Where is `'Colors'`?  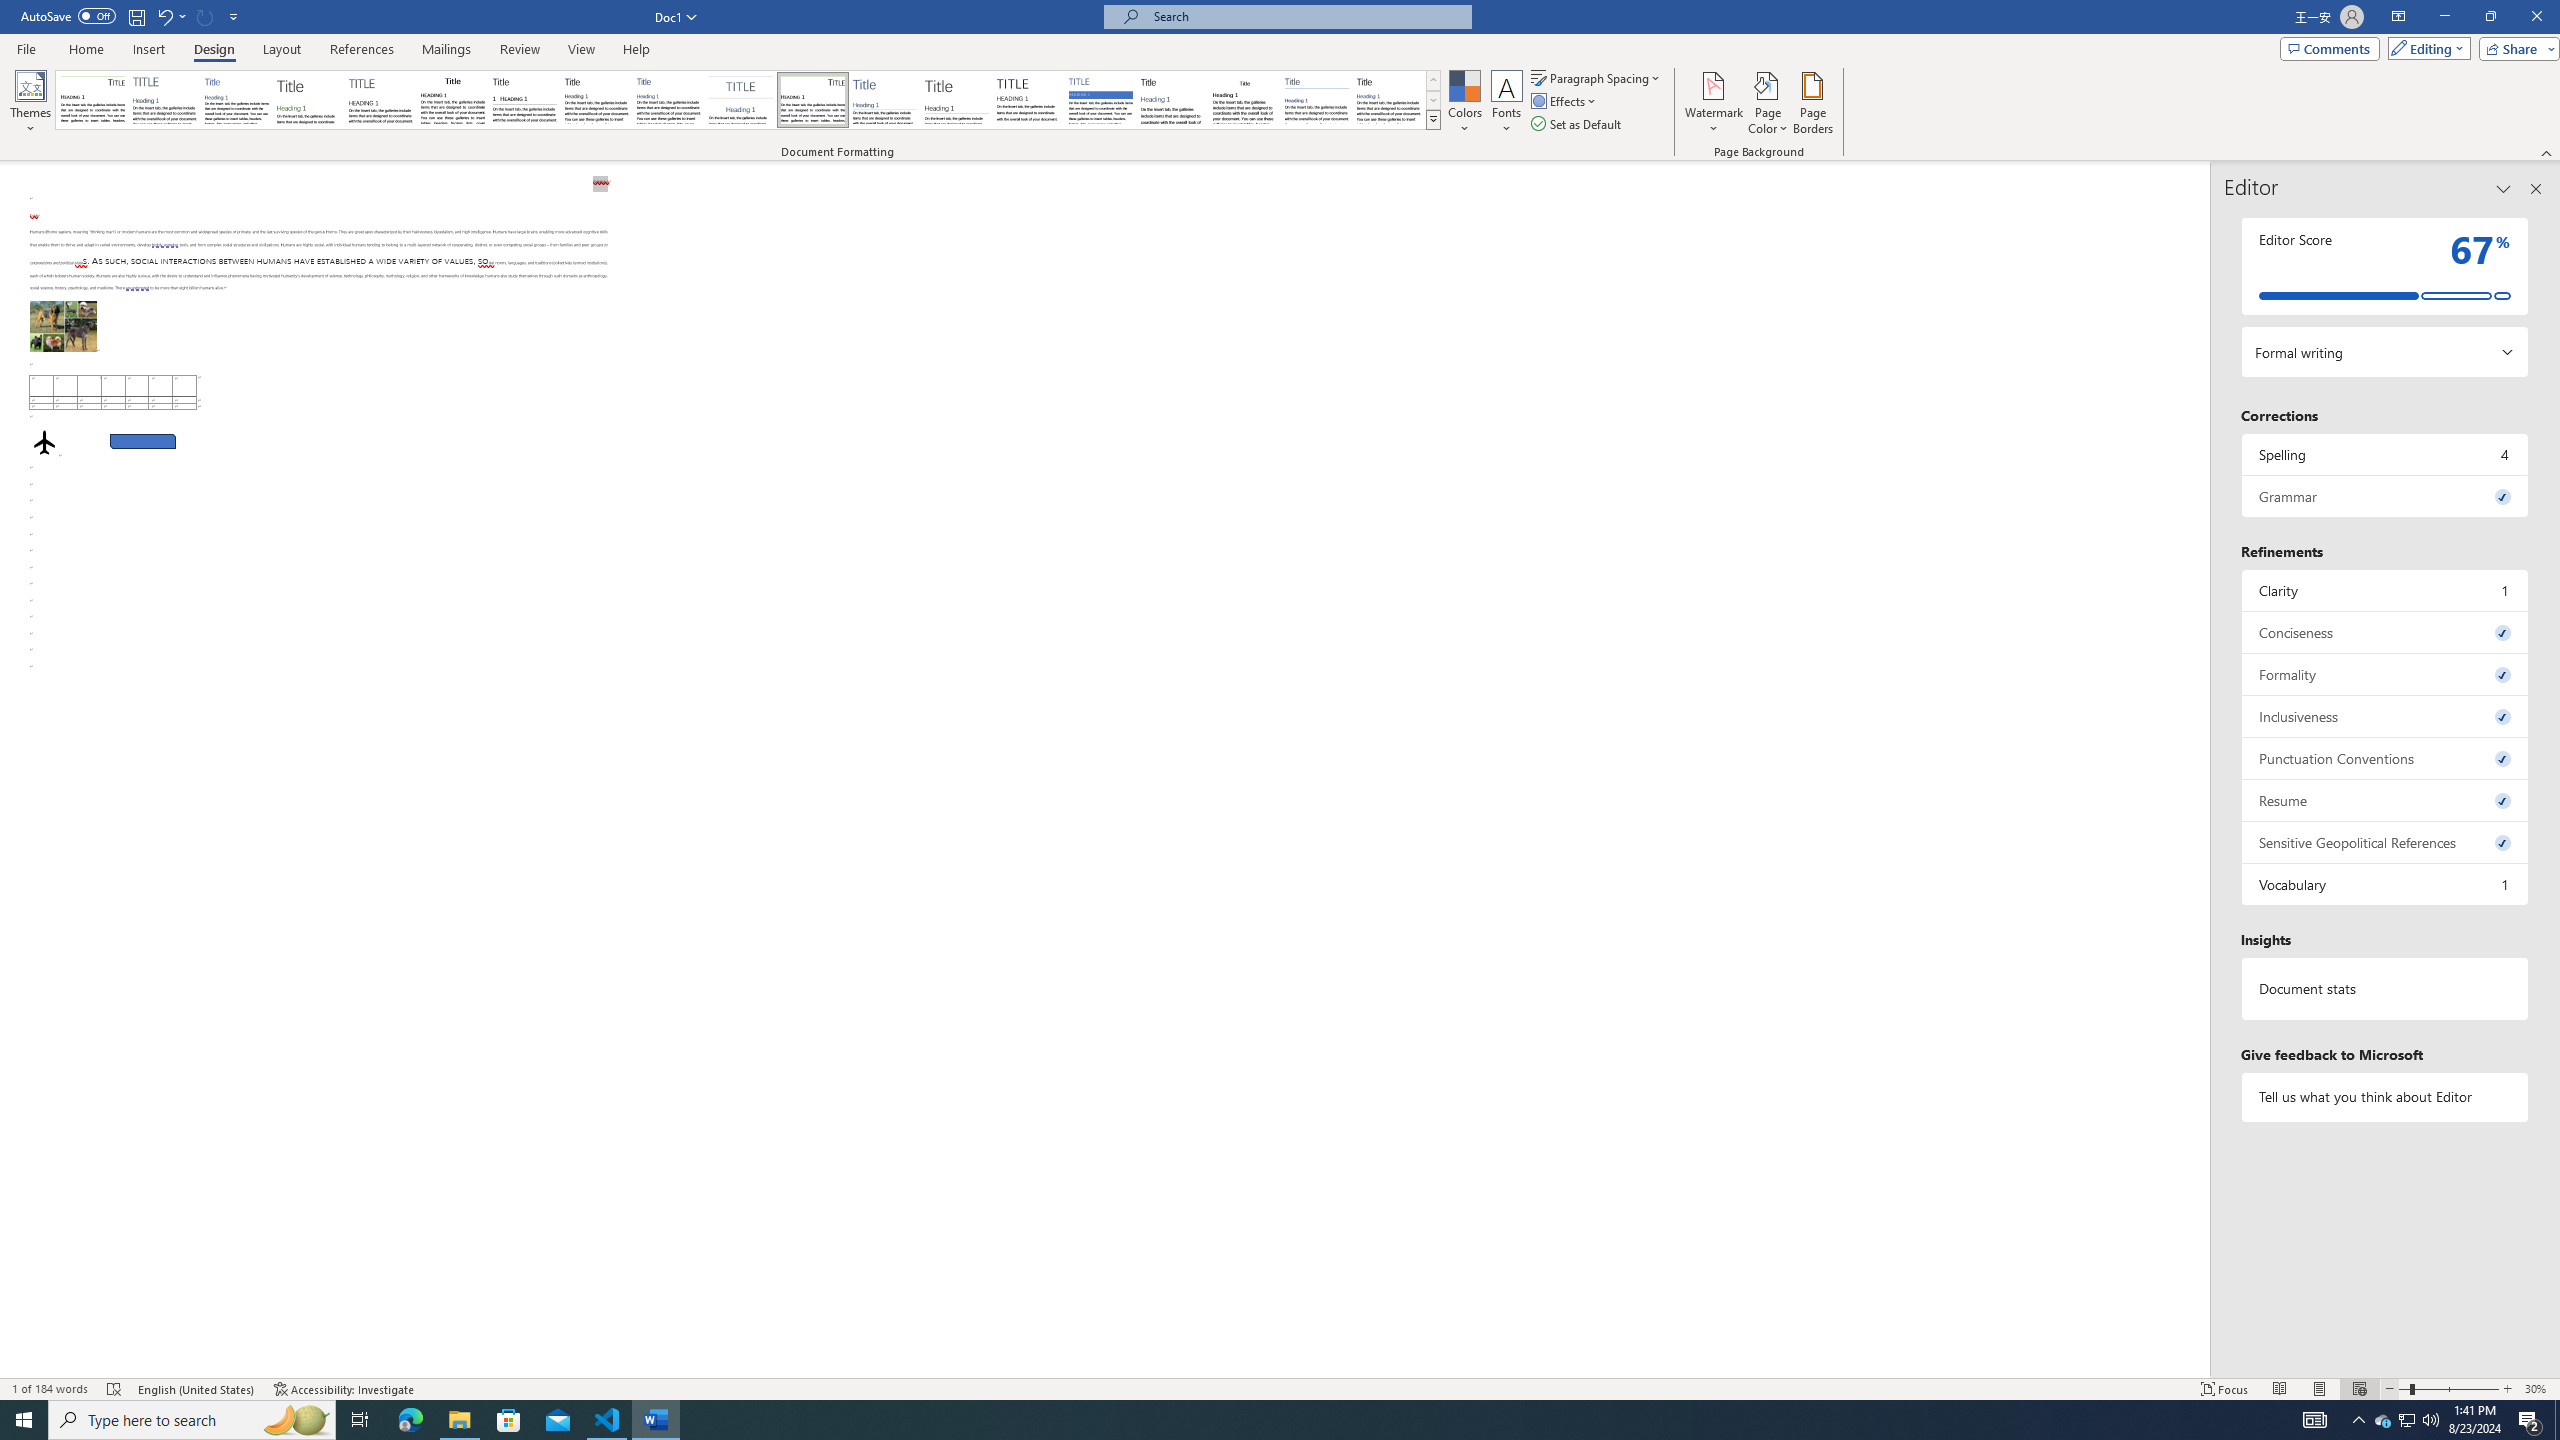 'Colors' is located at coordinates (1463, 103).